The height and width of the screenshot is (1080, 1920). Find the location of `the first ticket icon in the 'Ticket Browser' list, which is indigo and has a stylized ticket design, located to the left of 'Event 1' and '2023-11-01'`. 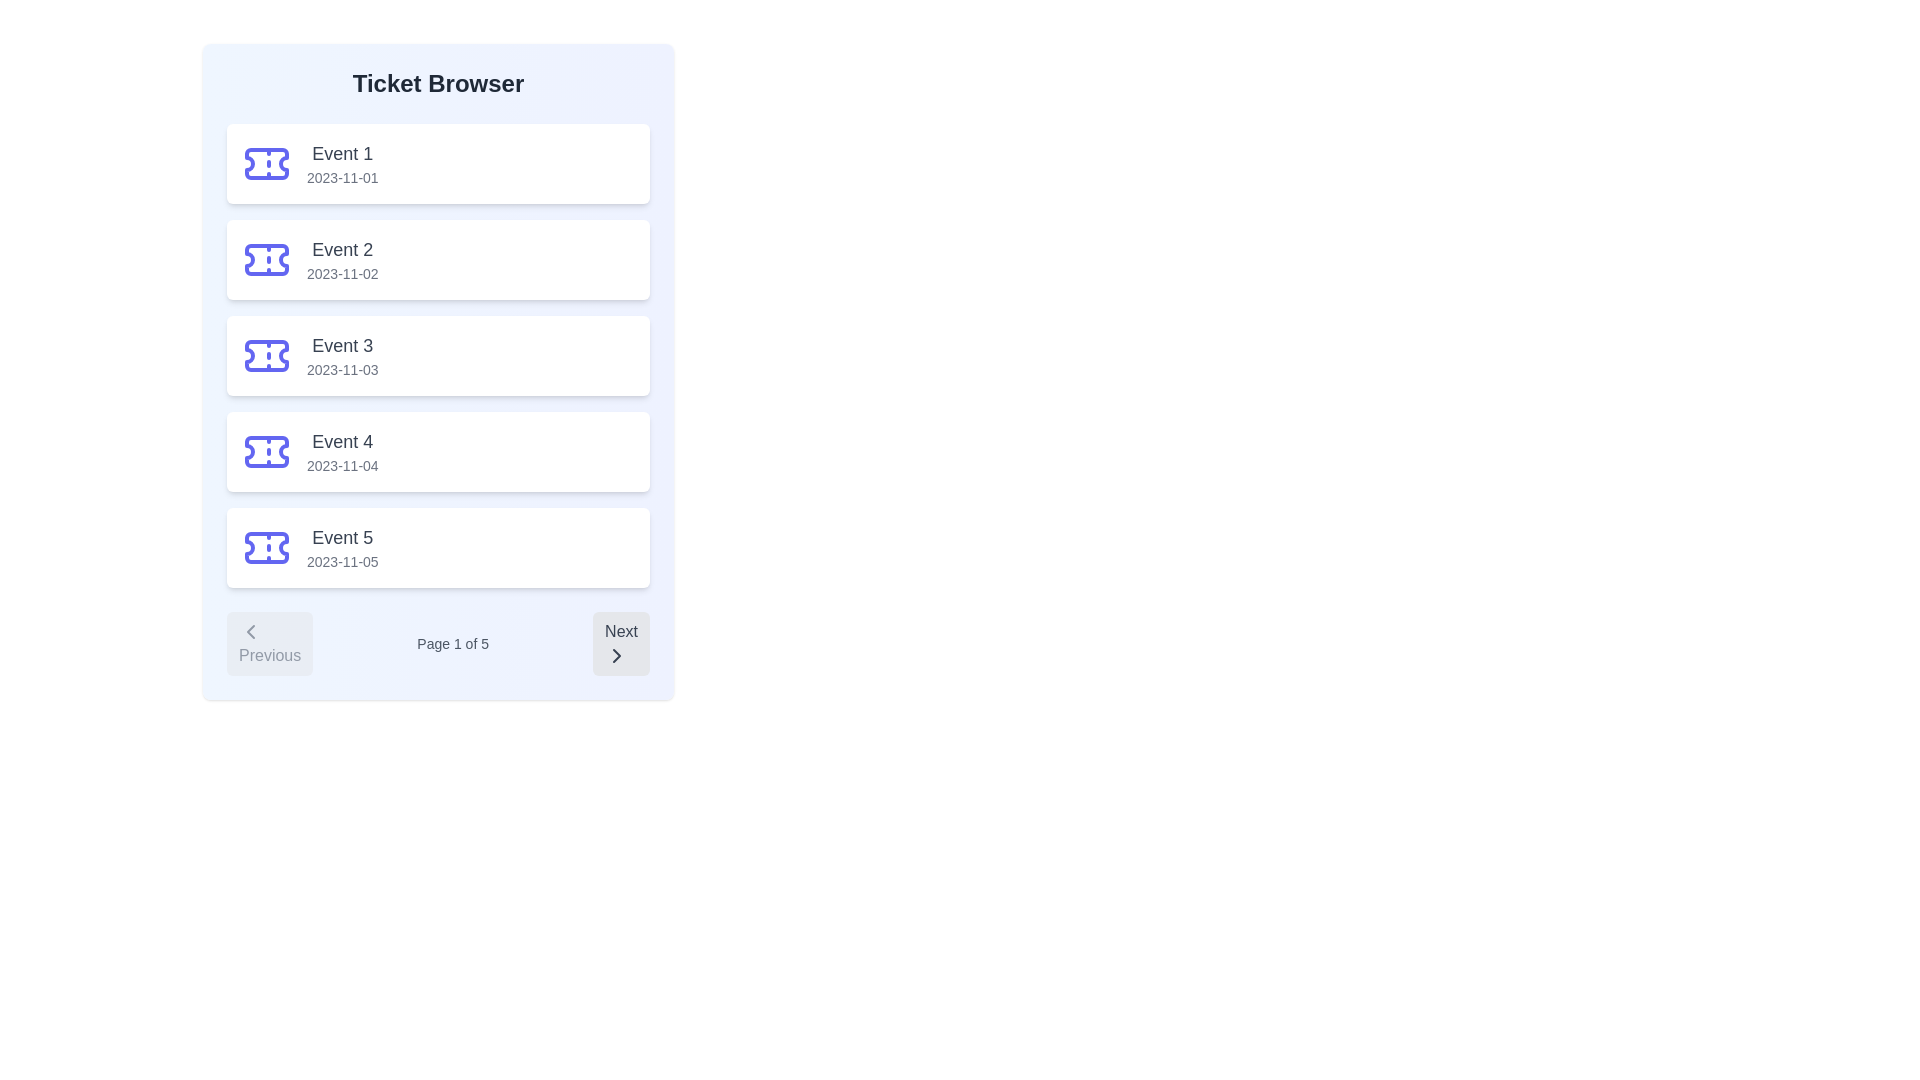

the first ticket icon in the 'Ticket Browser' list, which is indigo and has a stylized ticket design, located to the left of 'Event 1' and '2023-11-01' is located at coordinates (266, 163).